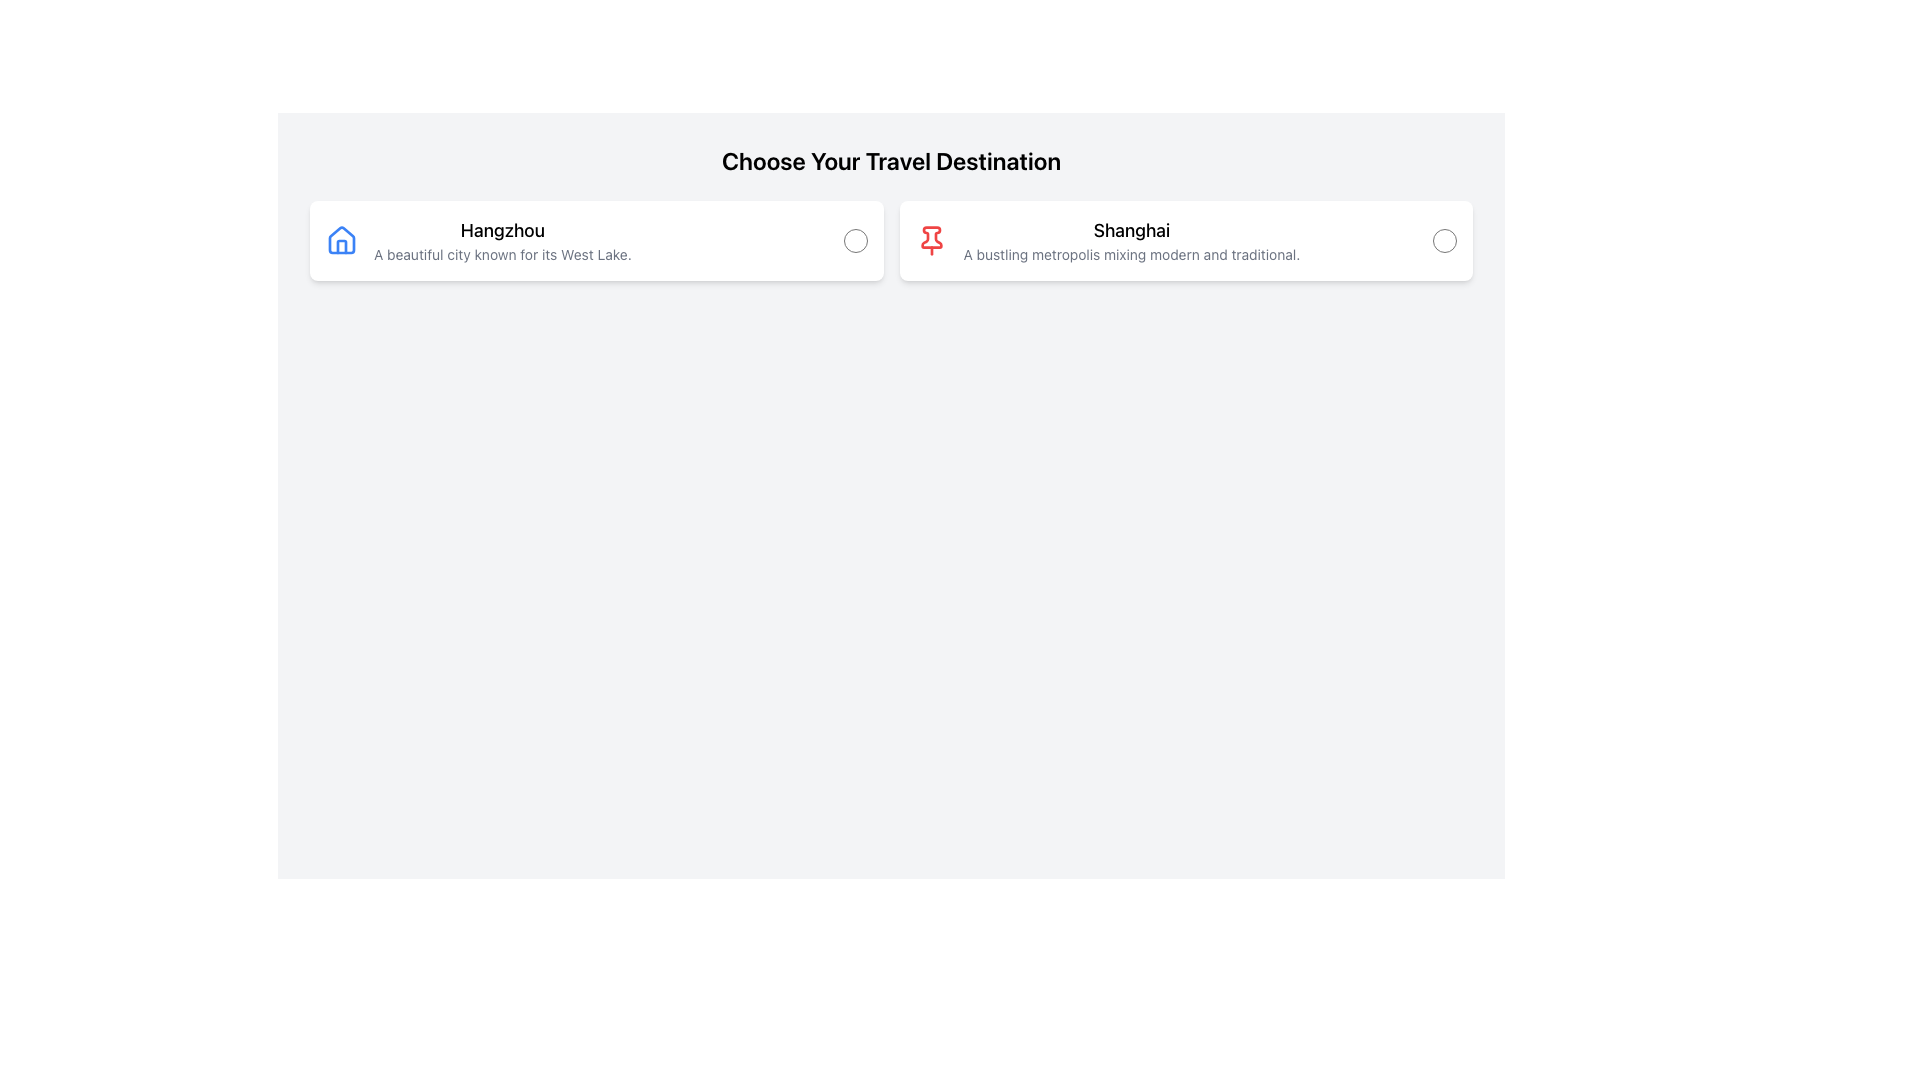 This screenshot has width=1920, height=1080. I want to click on static text label indicating the name of the location, which is positioned at the top of the first card on the left in a two-card layout, so click(502, 230).